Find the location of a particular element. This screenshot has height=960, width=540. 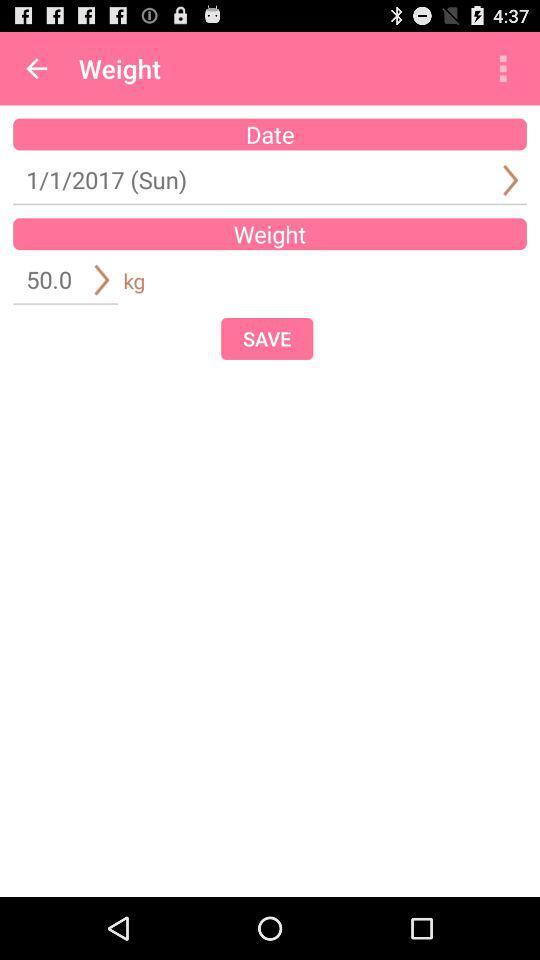

save is located at coordinates (267, 338).